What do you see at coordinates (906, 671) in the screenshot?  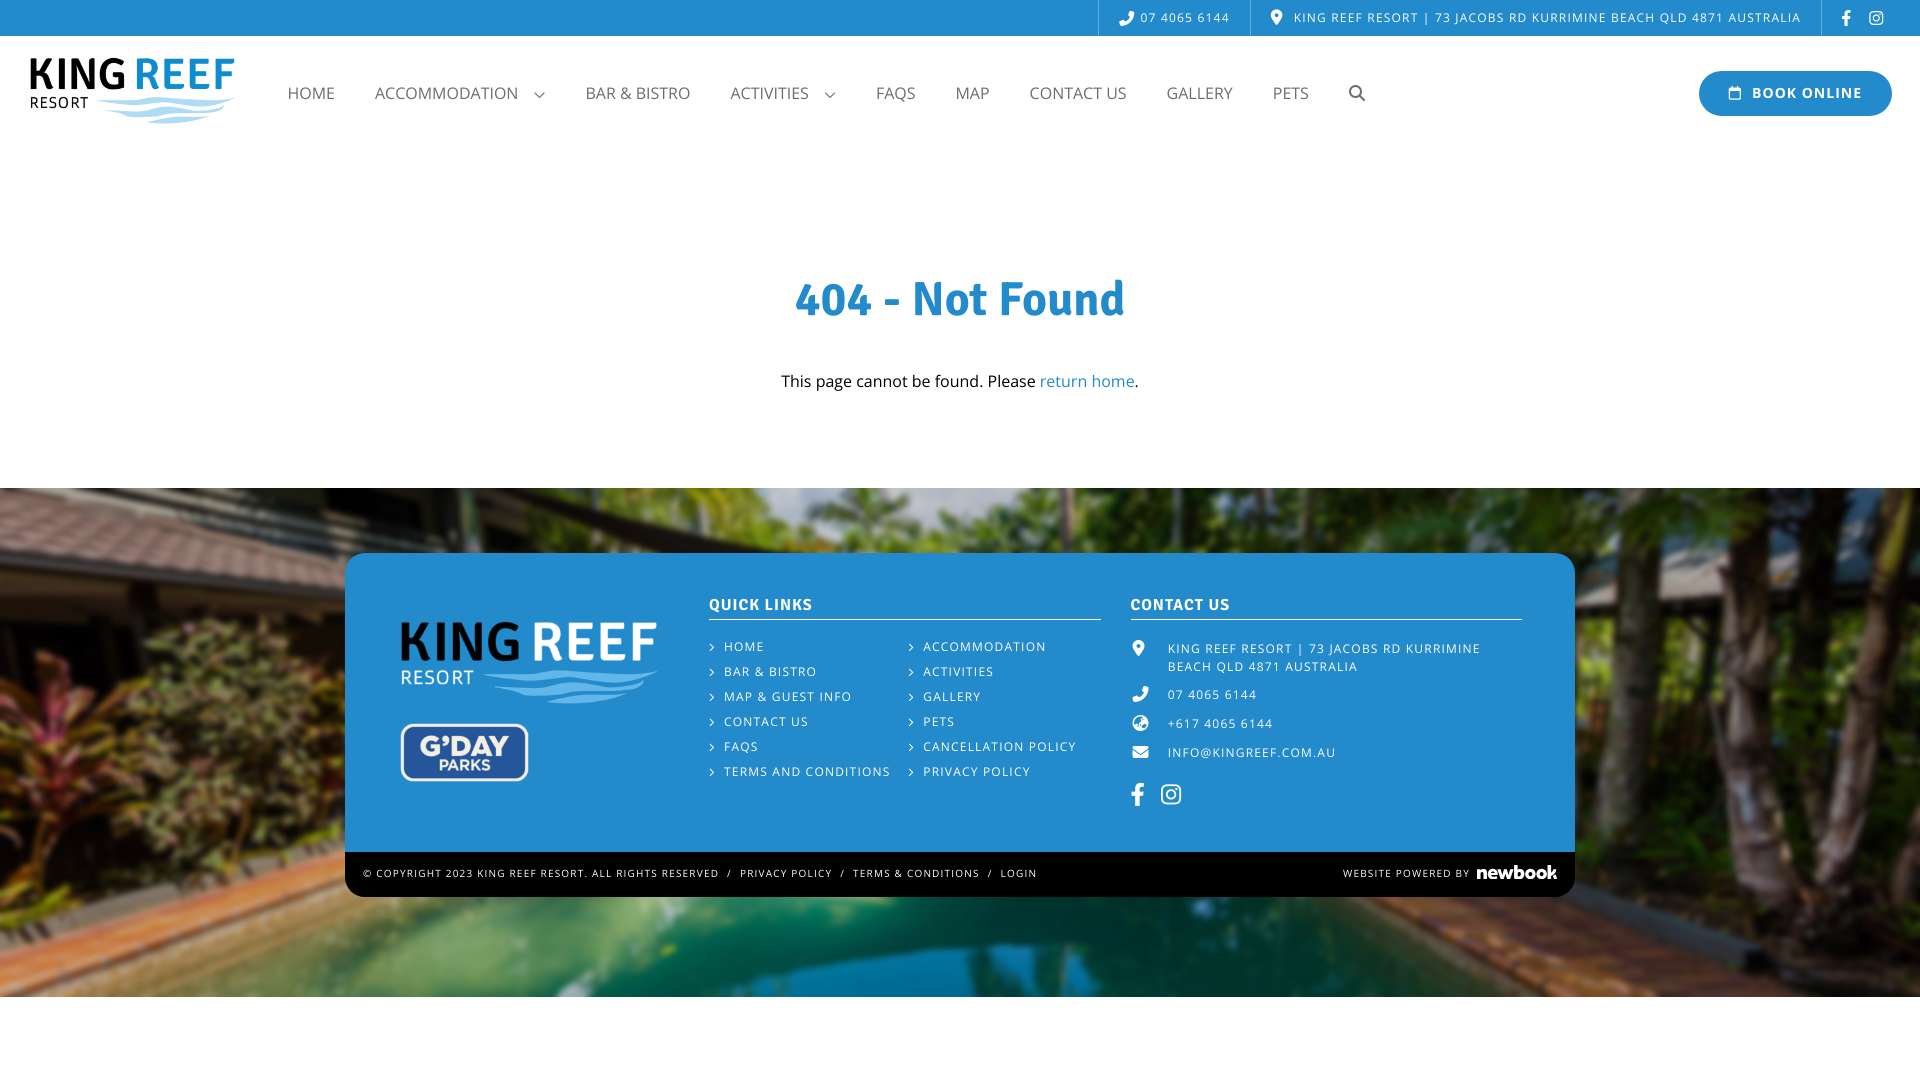 I see `'ACTIVITIES'` at bounding box center [906, 671].